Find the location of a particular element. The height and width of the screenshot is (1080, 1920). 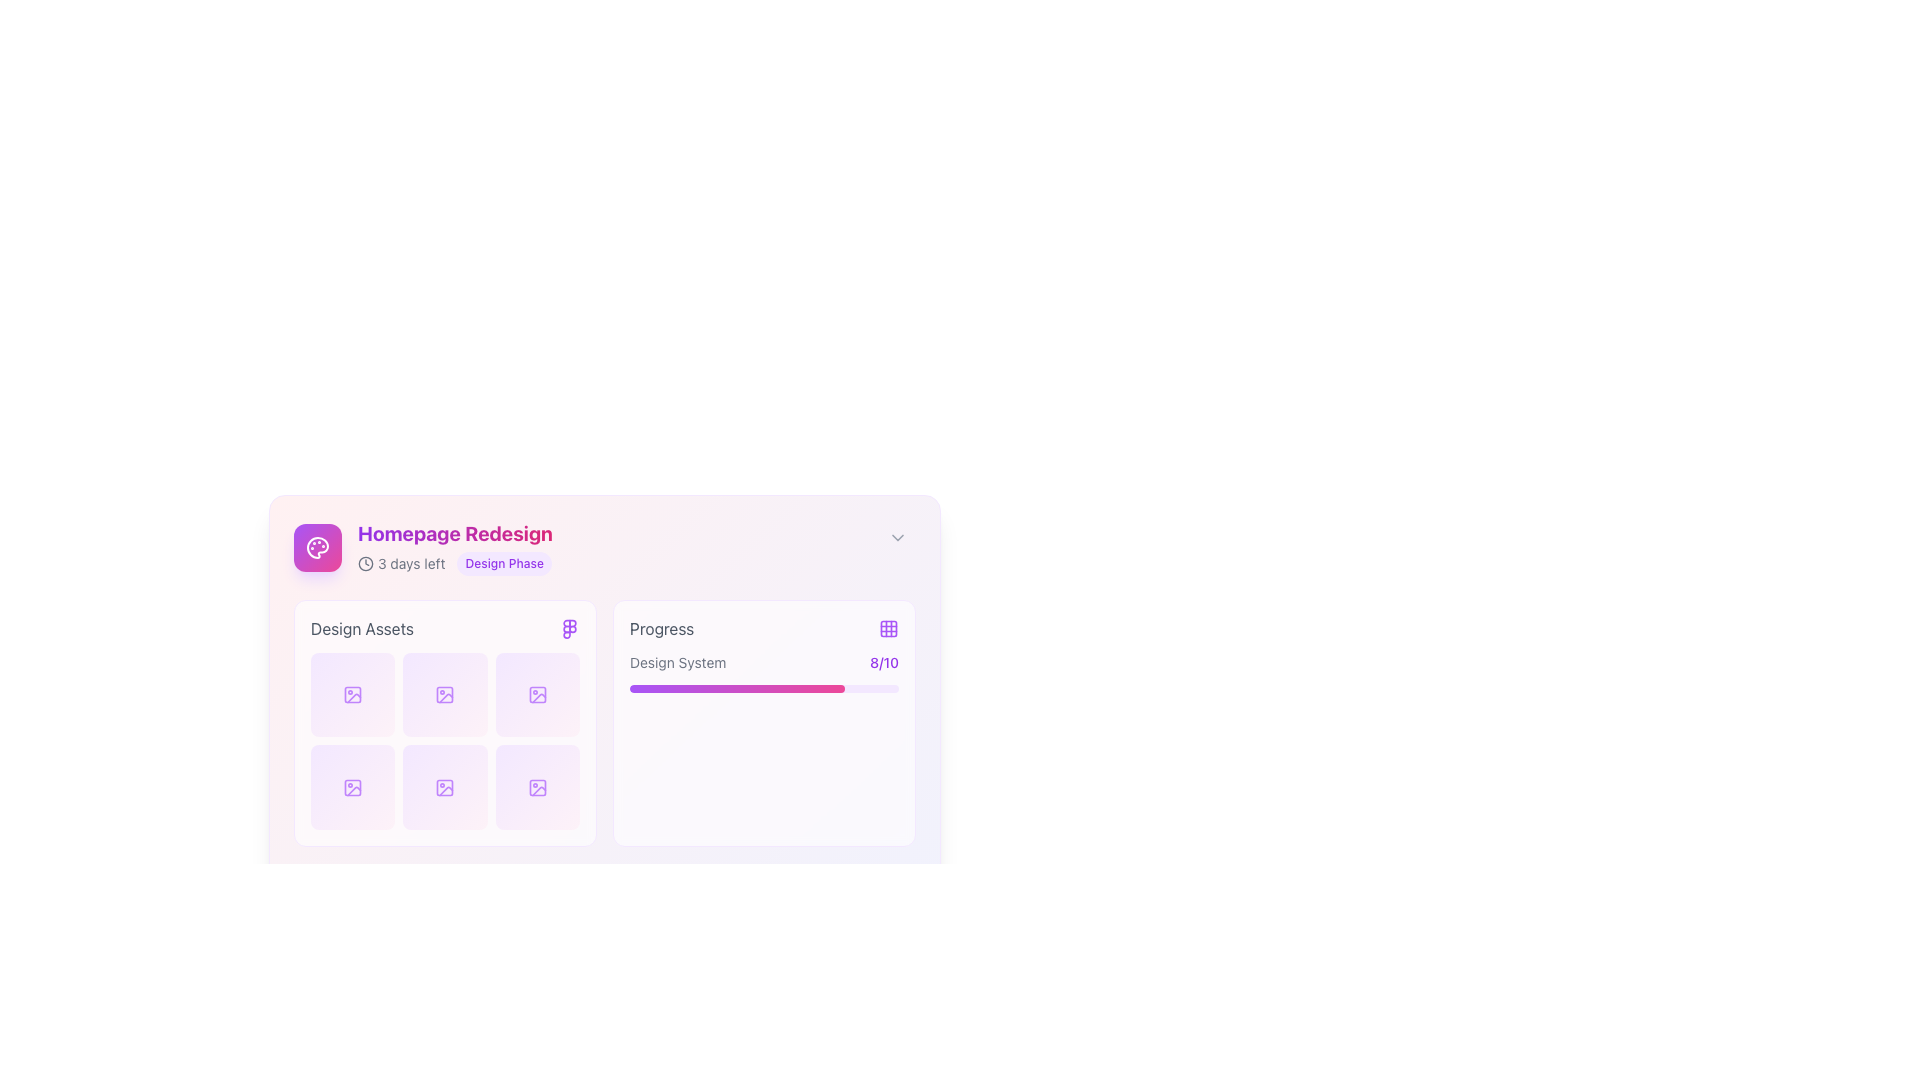

the progress bar indicating 80% completion for the 'Design System' task is located at coordinates (763, 688).